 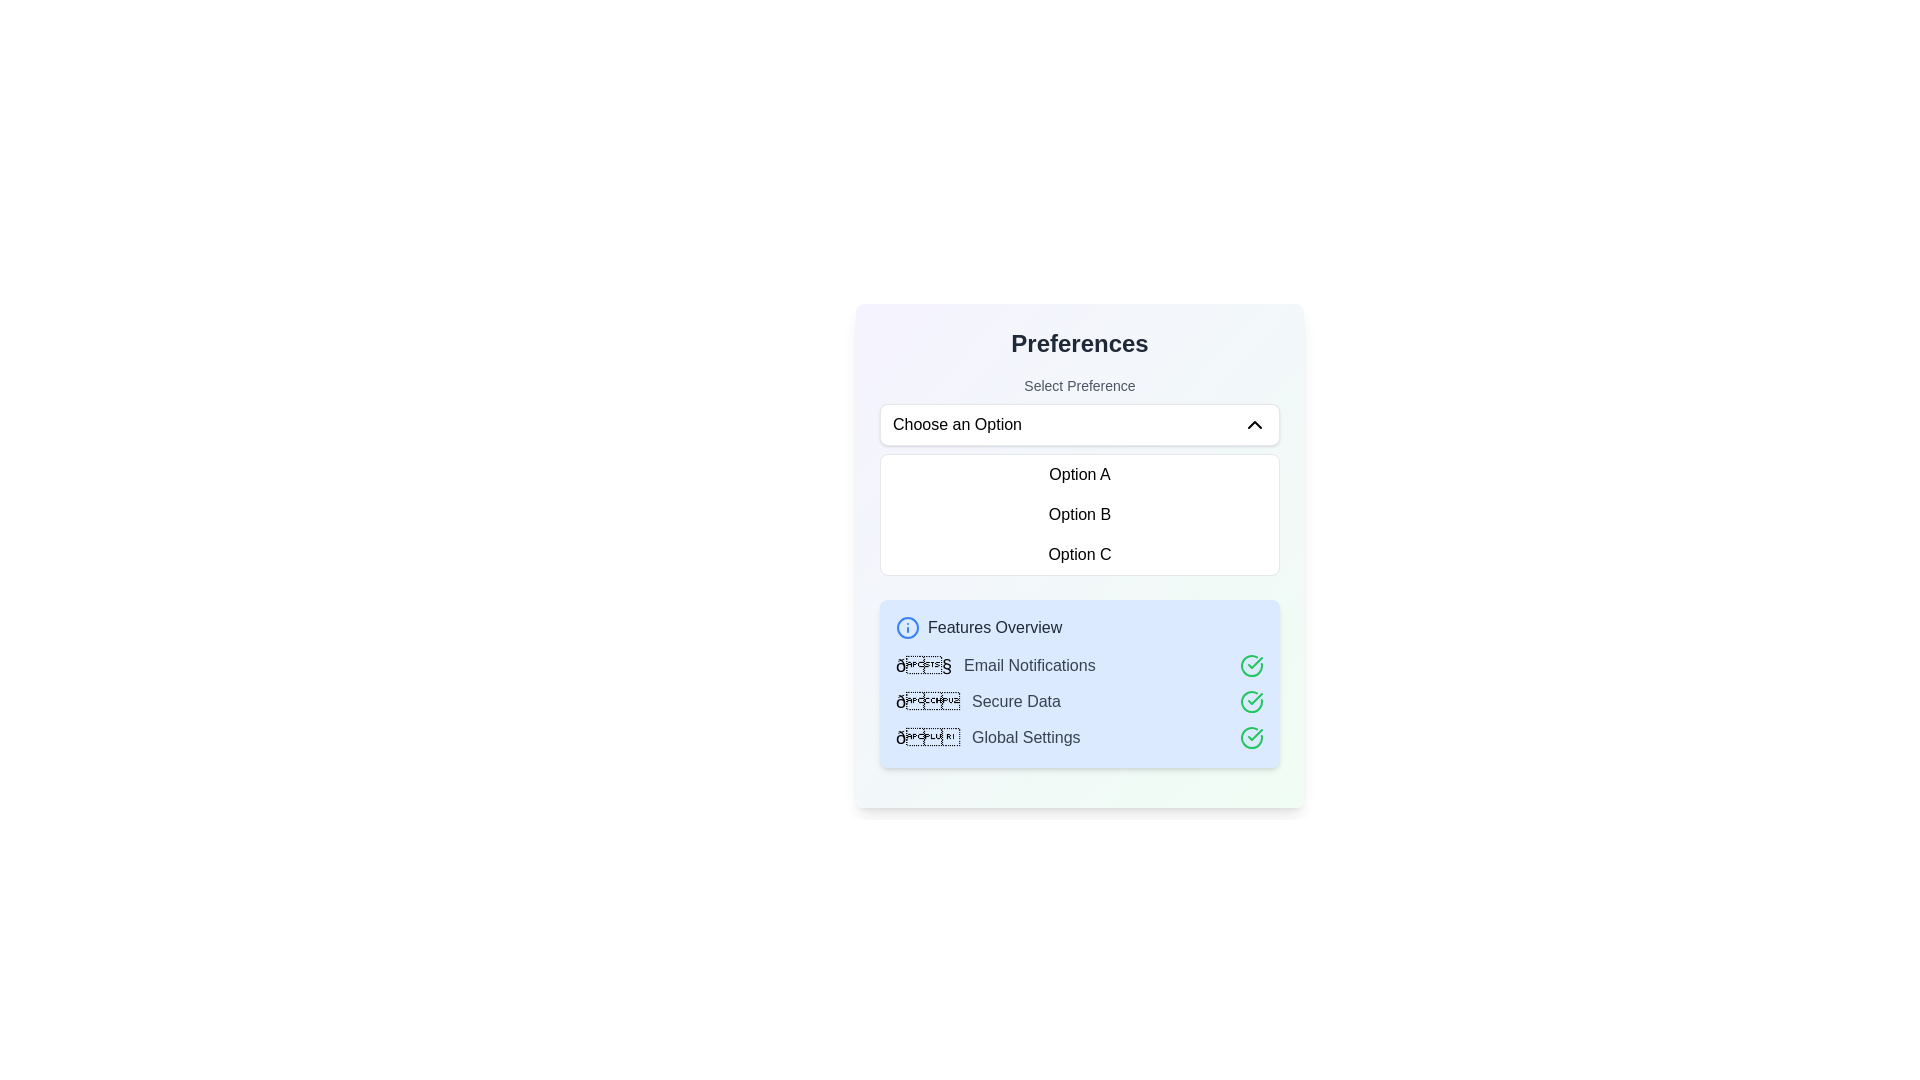 What do you see at coordinates (1253, 423) in the screenshot?
I see `the upward chevron icon located at the right end of the 'Choose an Option' section under the 'Preferences' title` at bounding box center [1253, 423].